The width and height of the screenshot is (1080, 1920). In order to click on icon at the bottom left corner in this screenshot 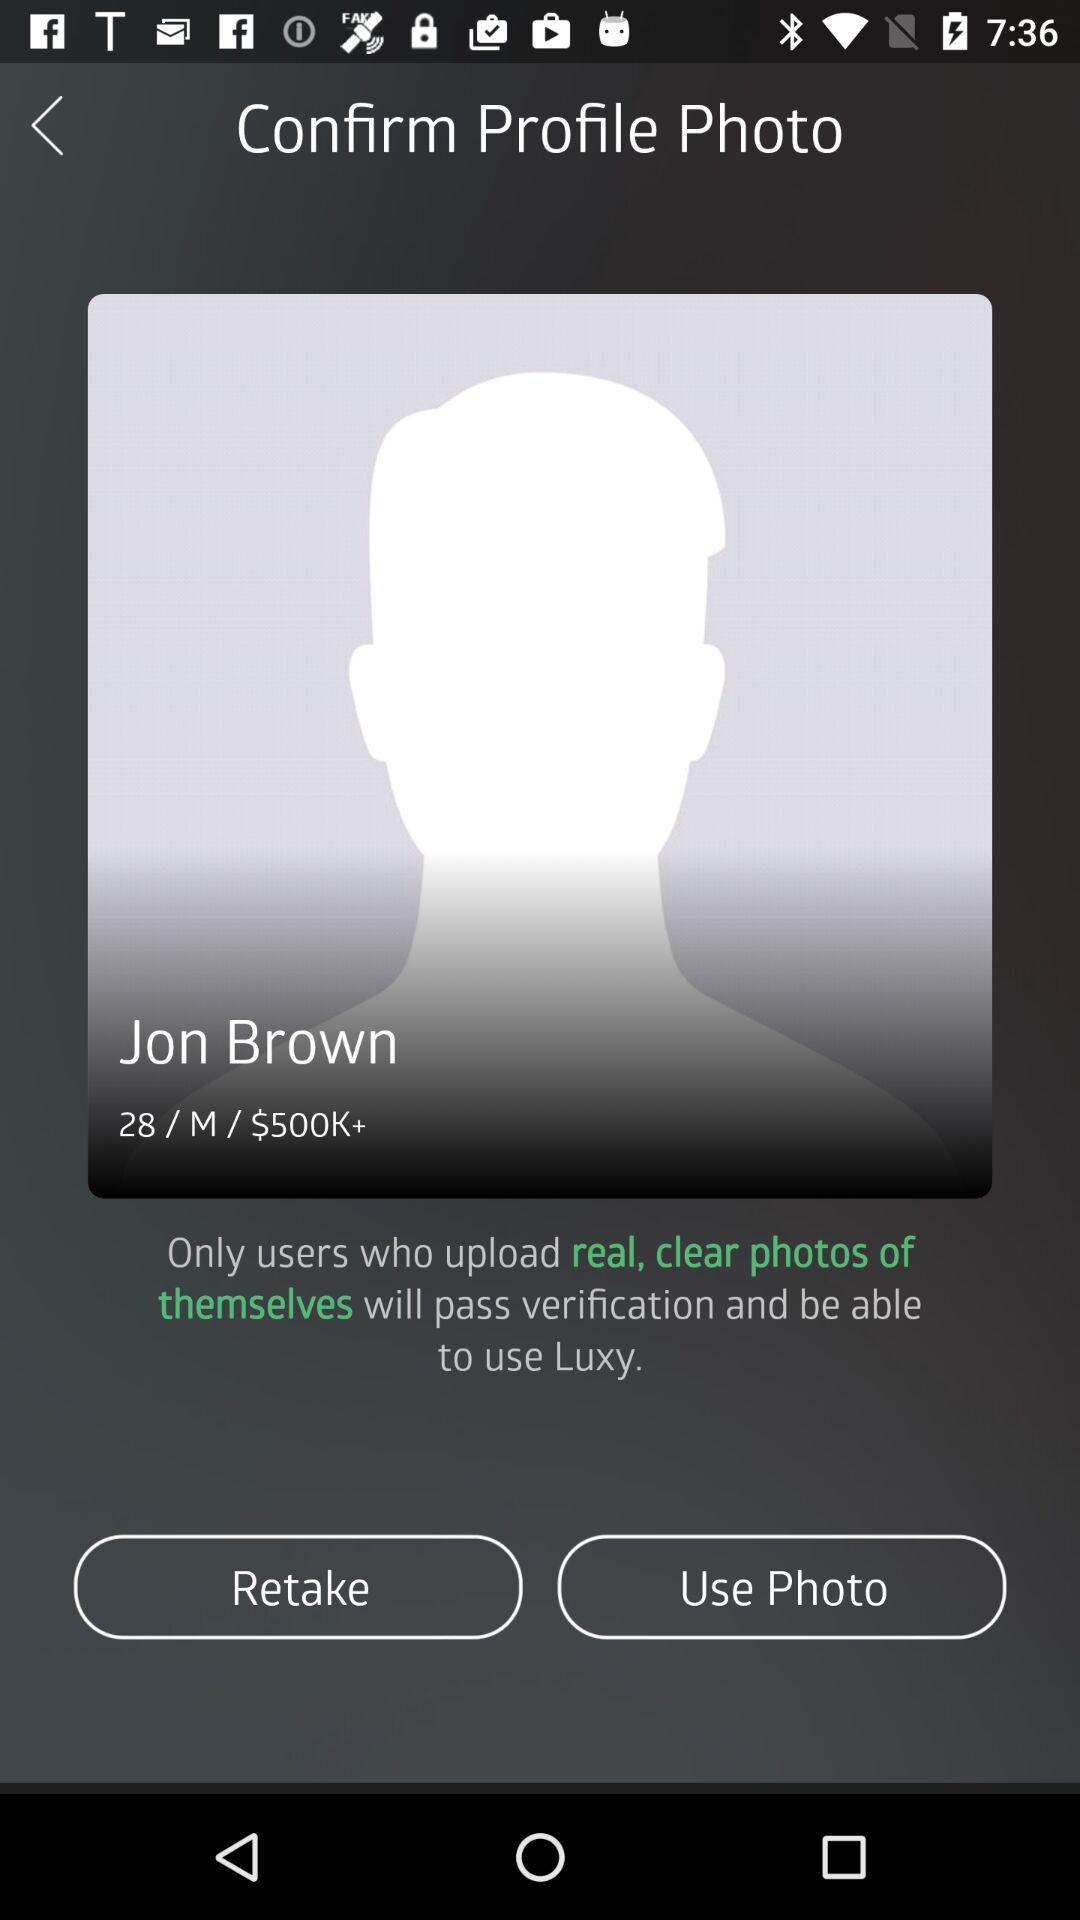, I will do `click(298, 1586)`.